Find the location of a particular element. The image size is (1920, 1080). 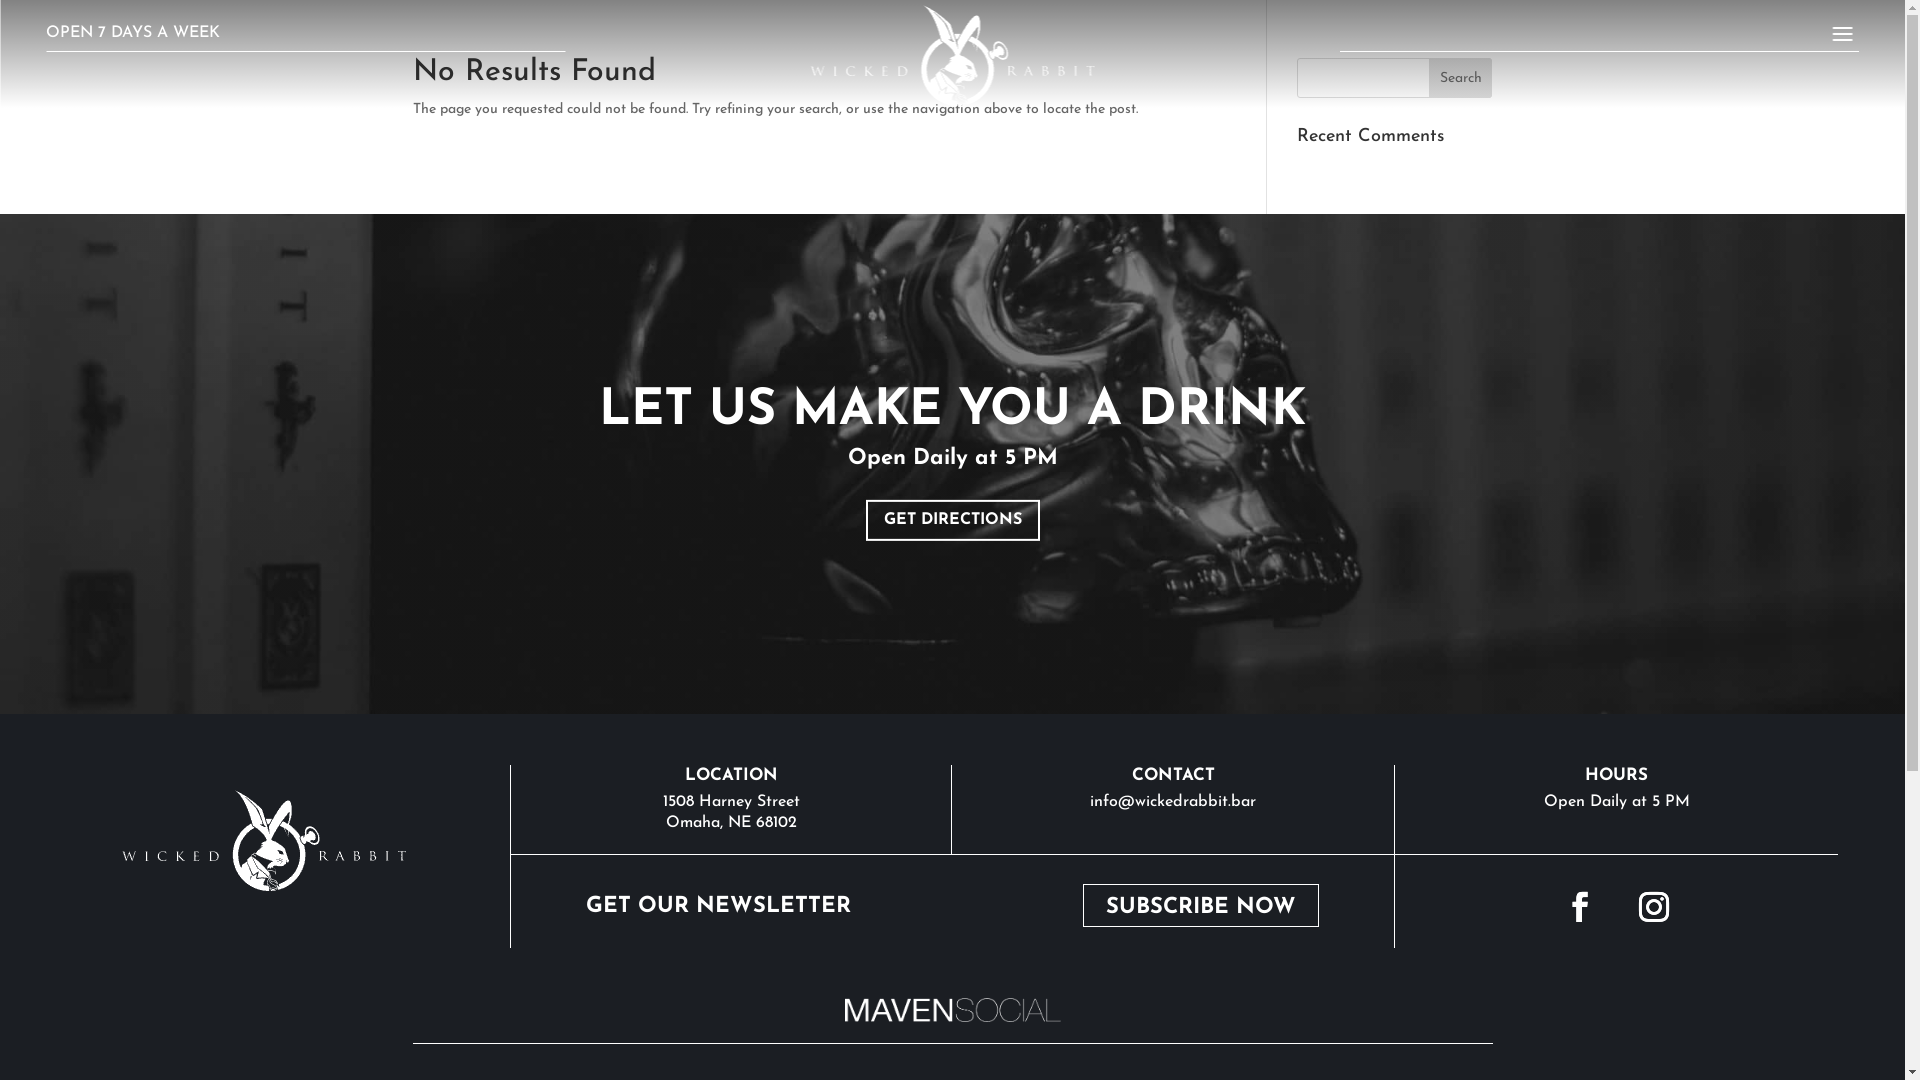

'Follow on Facebook' is located at coordinates (1549, 906).